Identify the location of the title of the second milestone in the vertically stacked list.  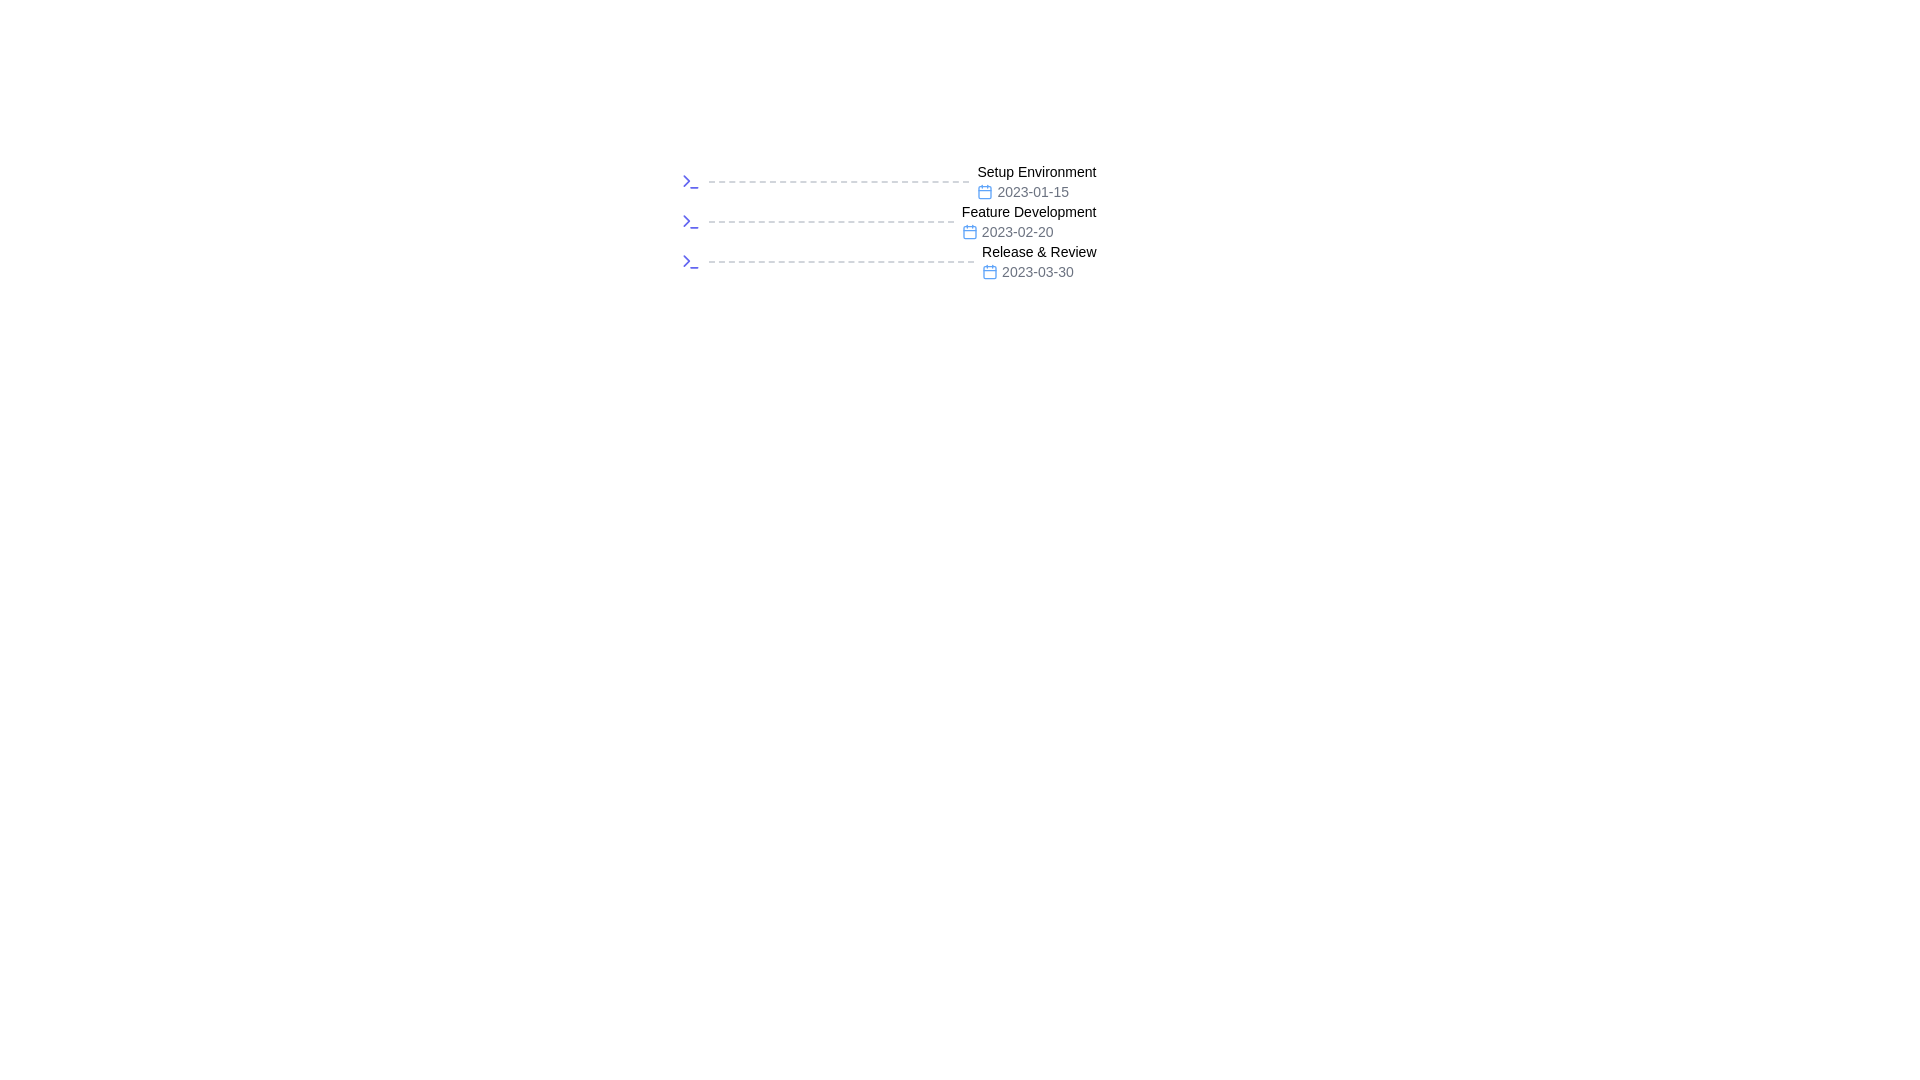
(887, 222).